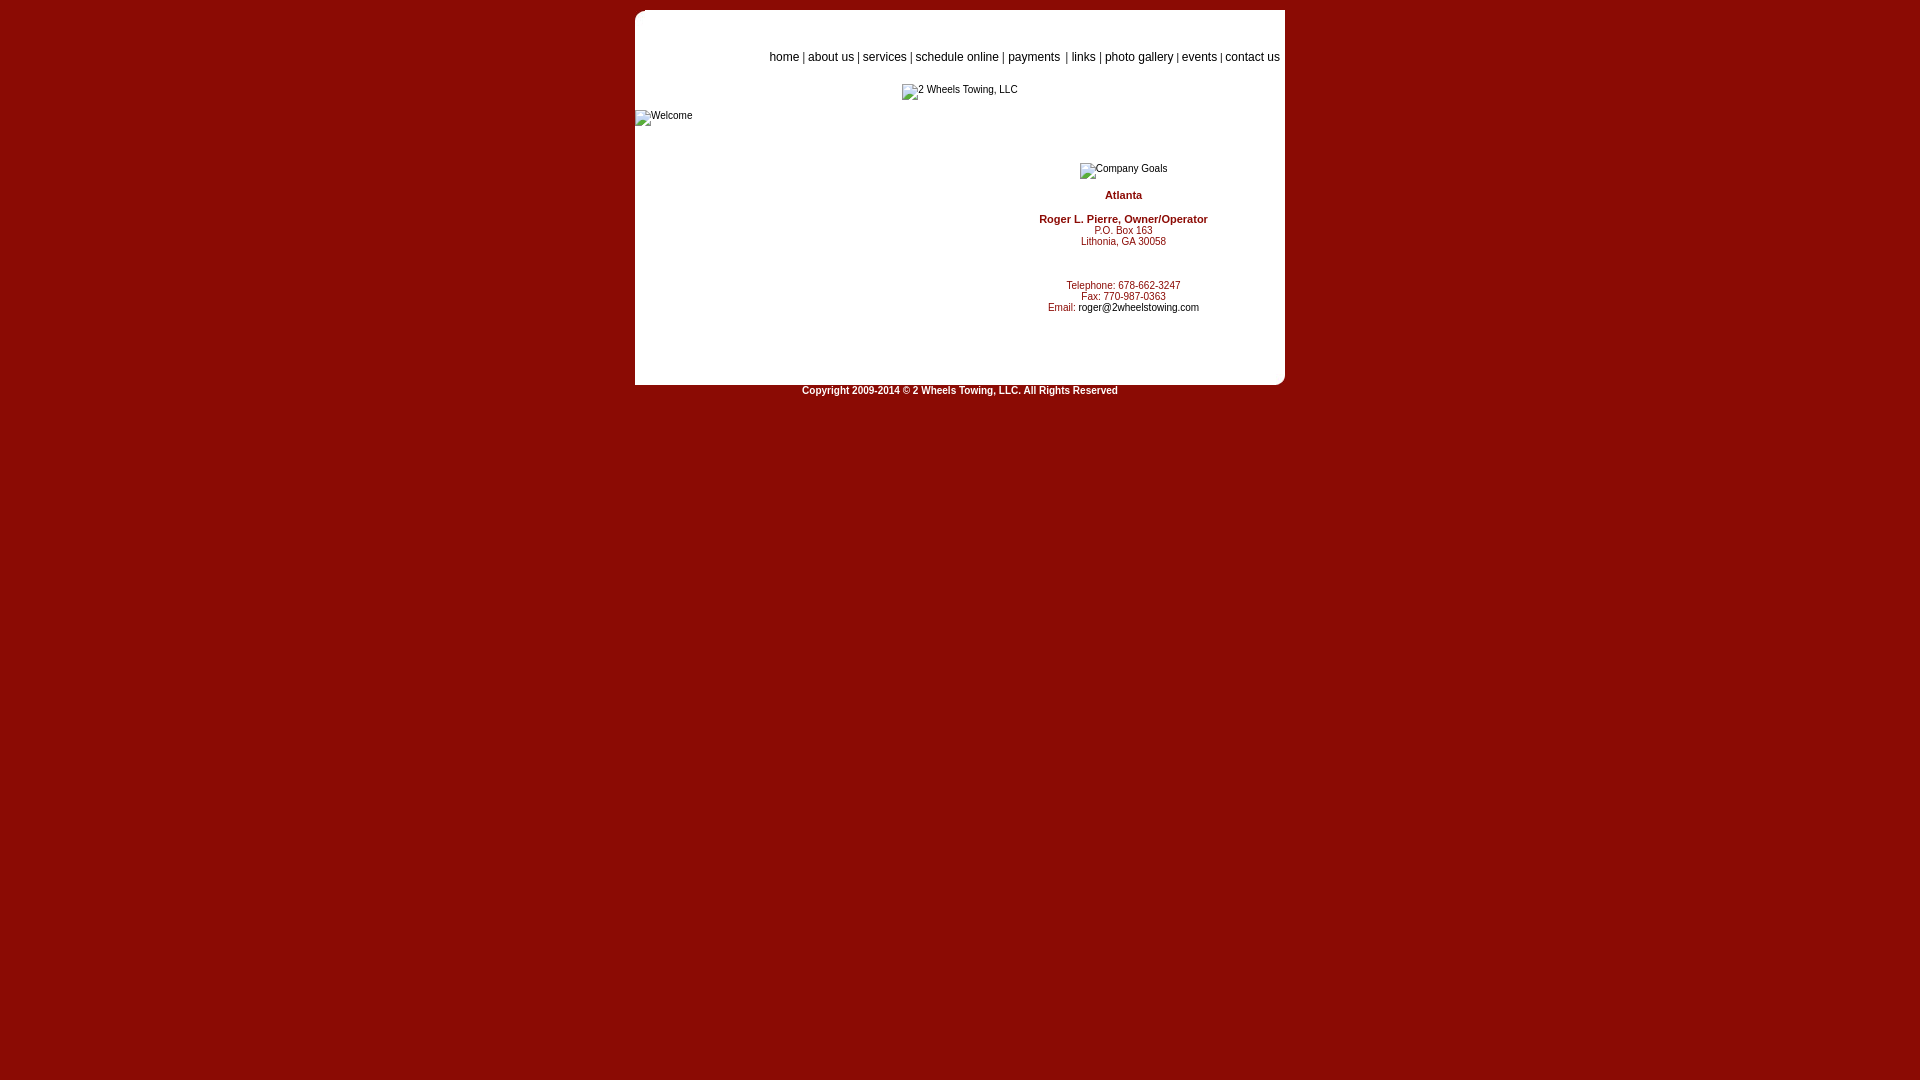 The height and width of the screenshot is (1080, 1920). Describe the element at coordinates (1199, 56) in the screenshot. I see `'events'` at that location.